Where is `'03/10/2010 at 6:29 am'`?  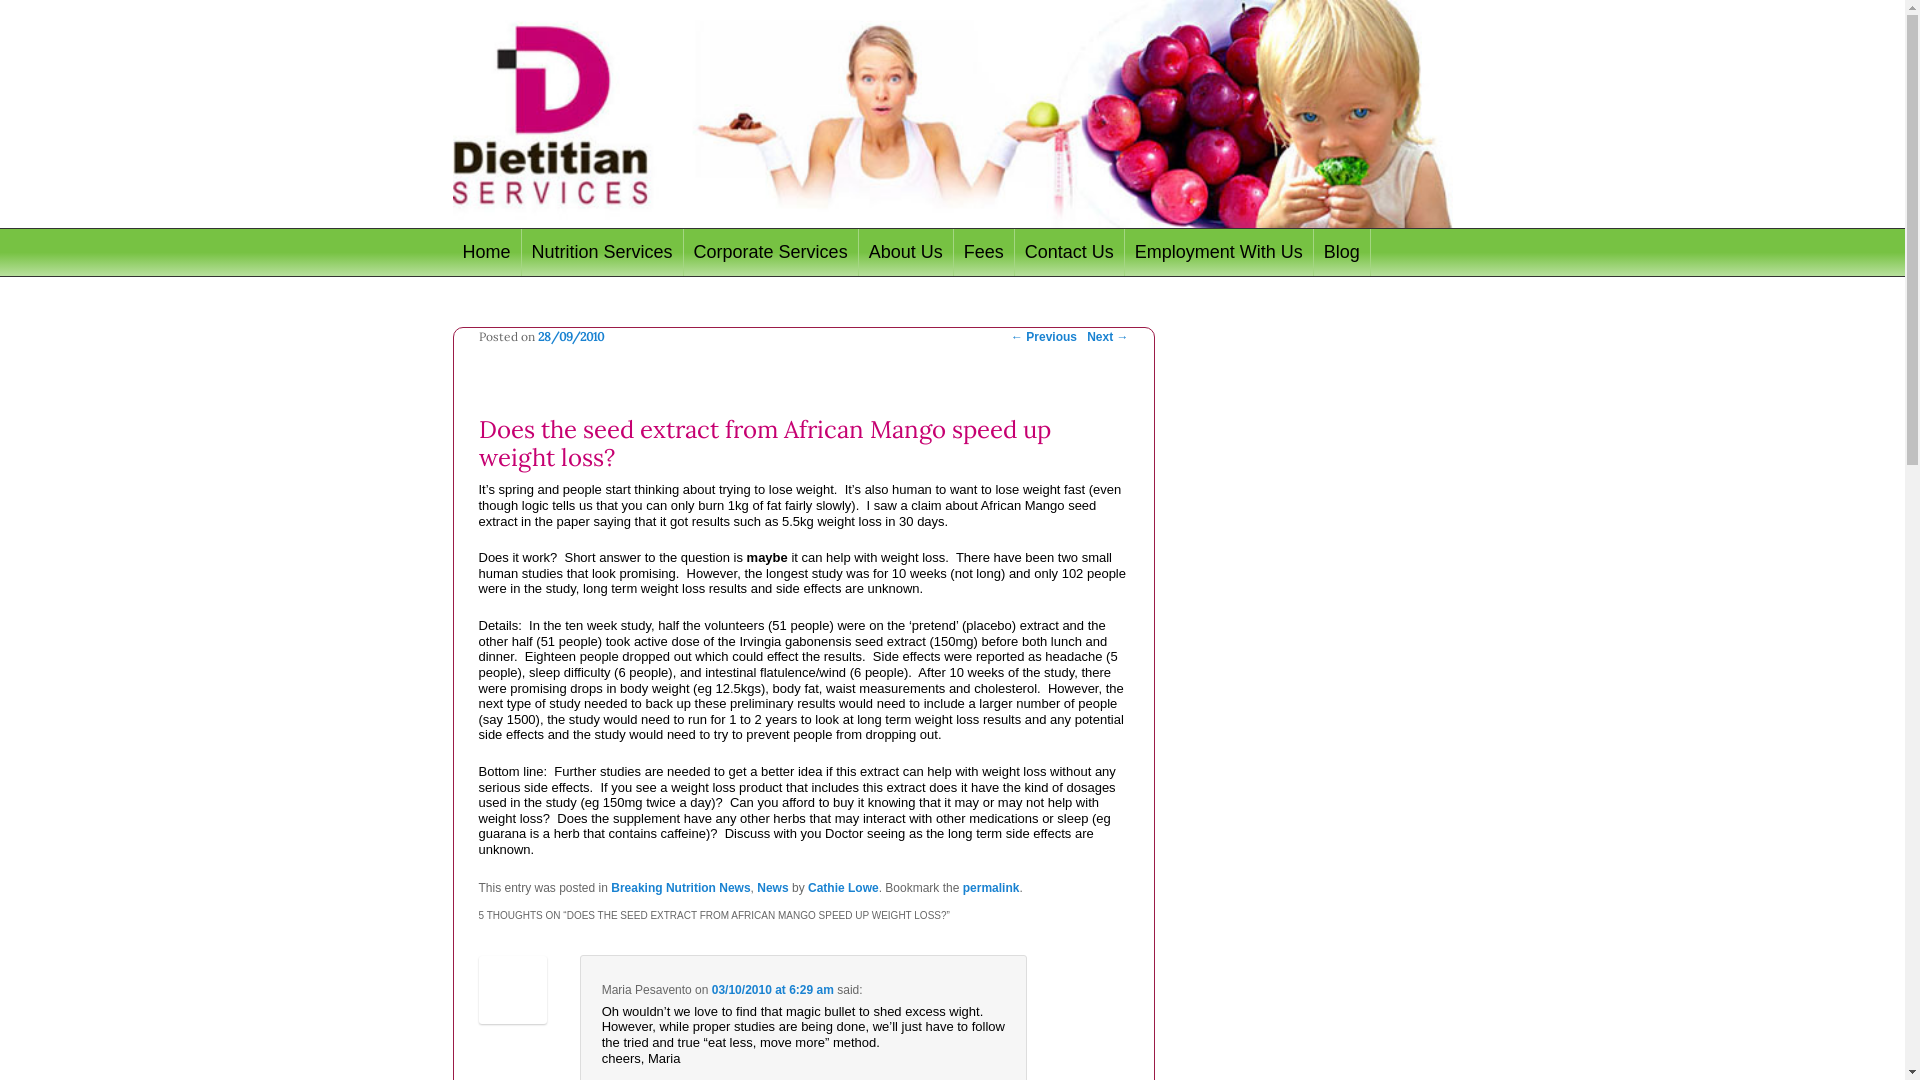
'03/10/2010 at 6:29 am' is located at coordinates (771, 990).